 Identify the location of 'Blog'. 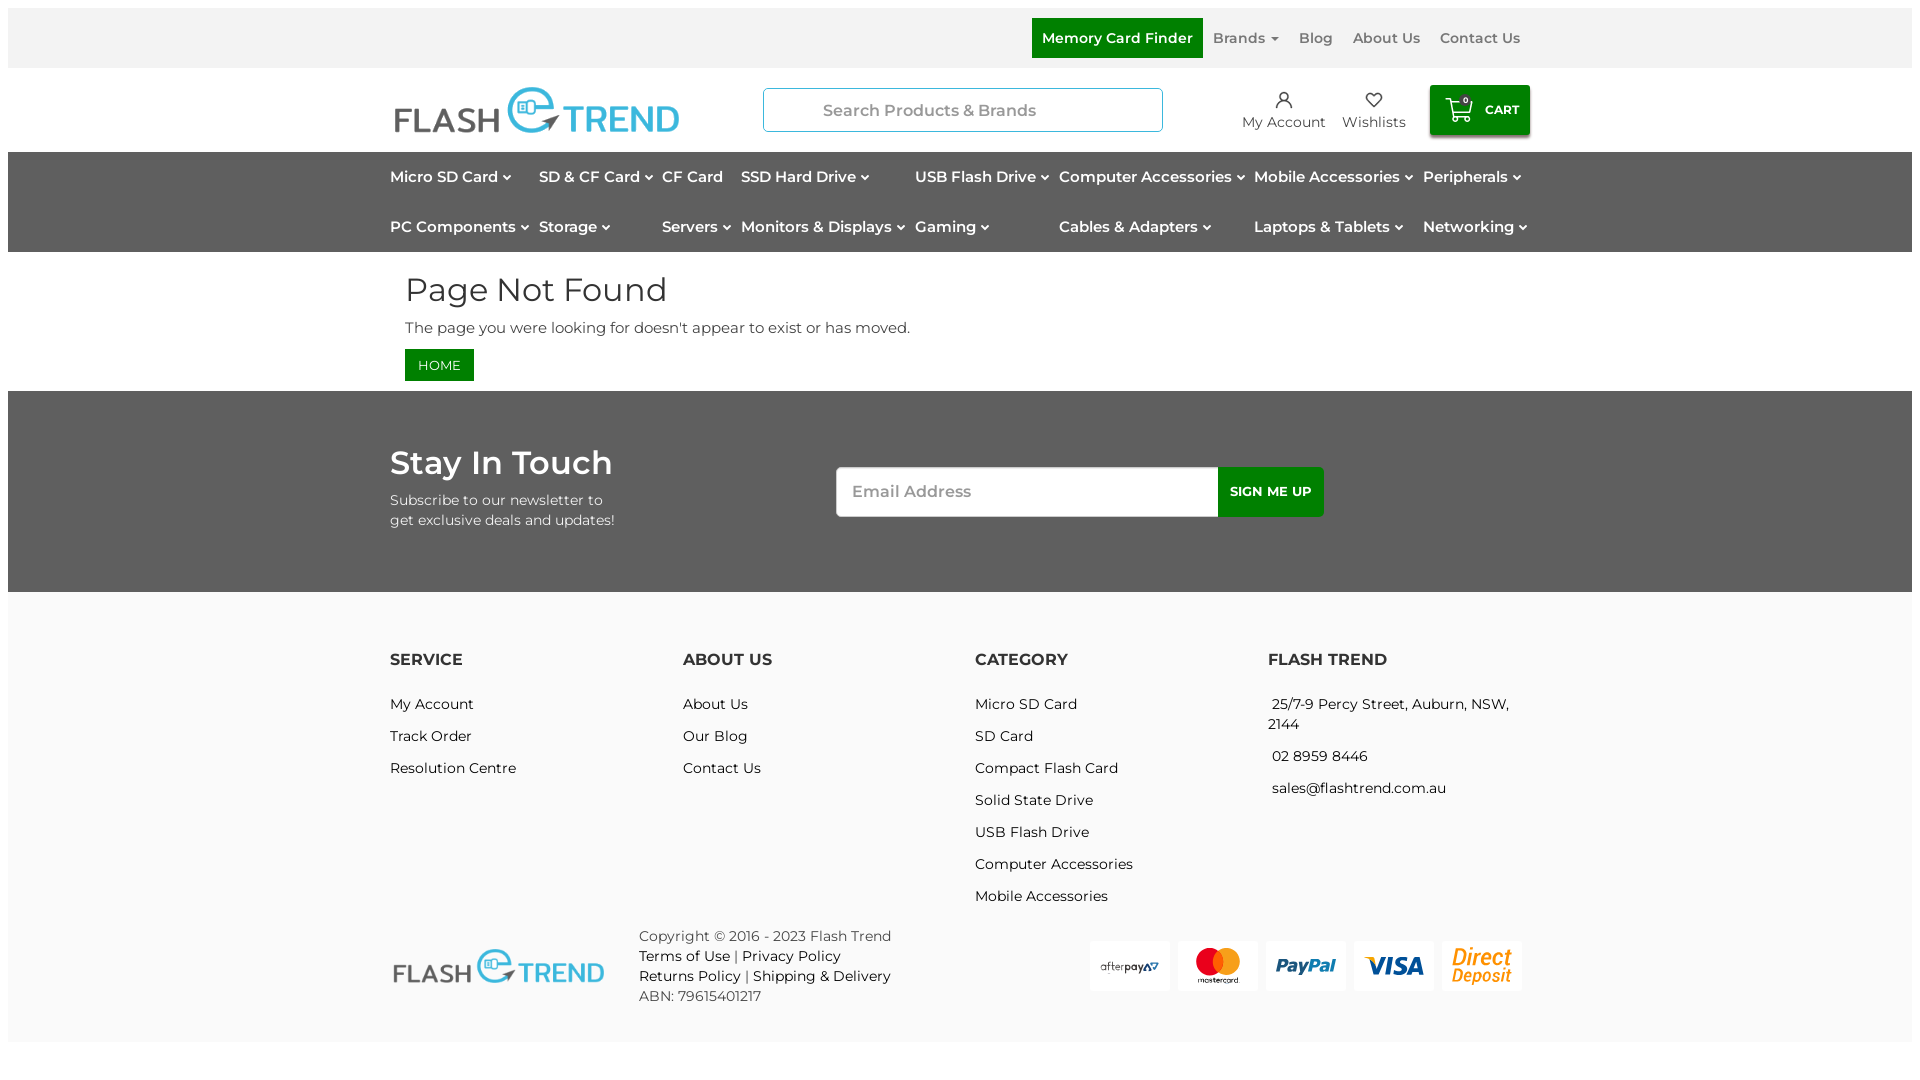
(1315, 38).